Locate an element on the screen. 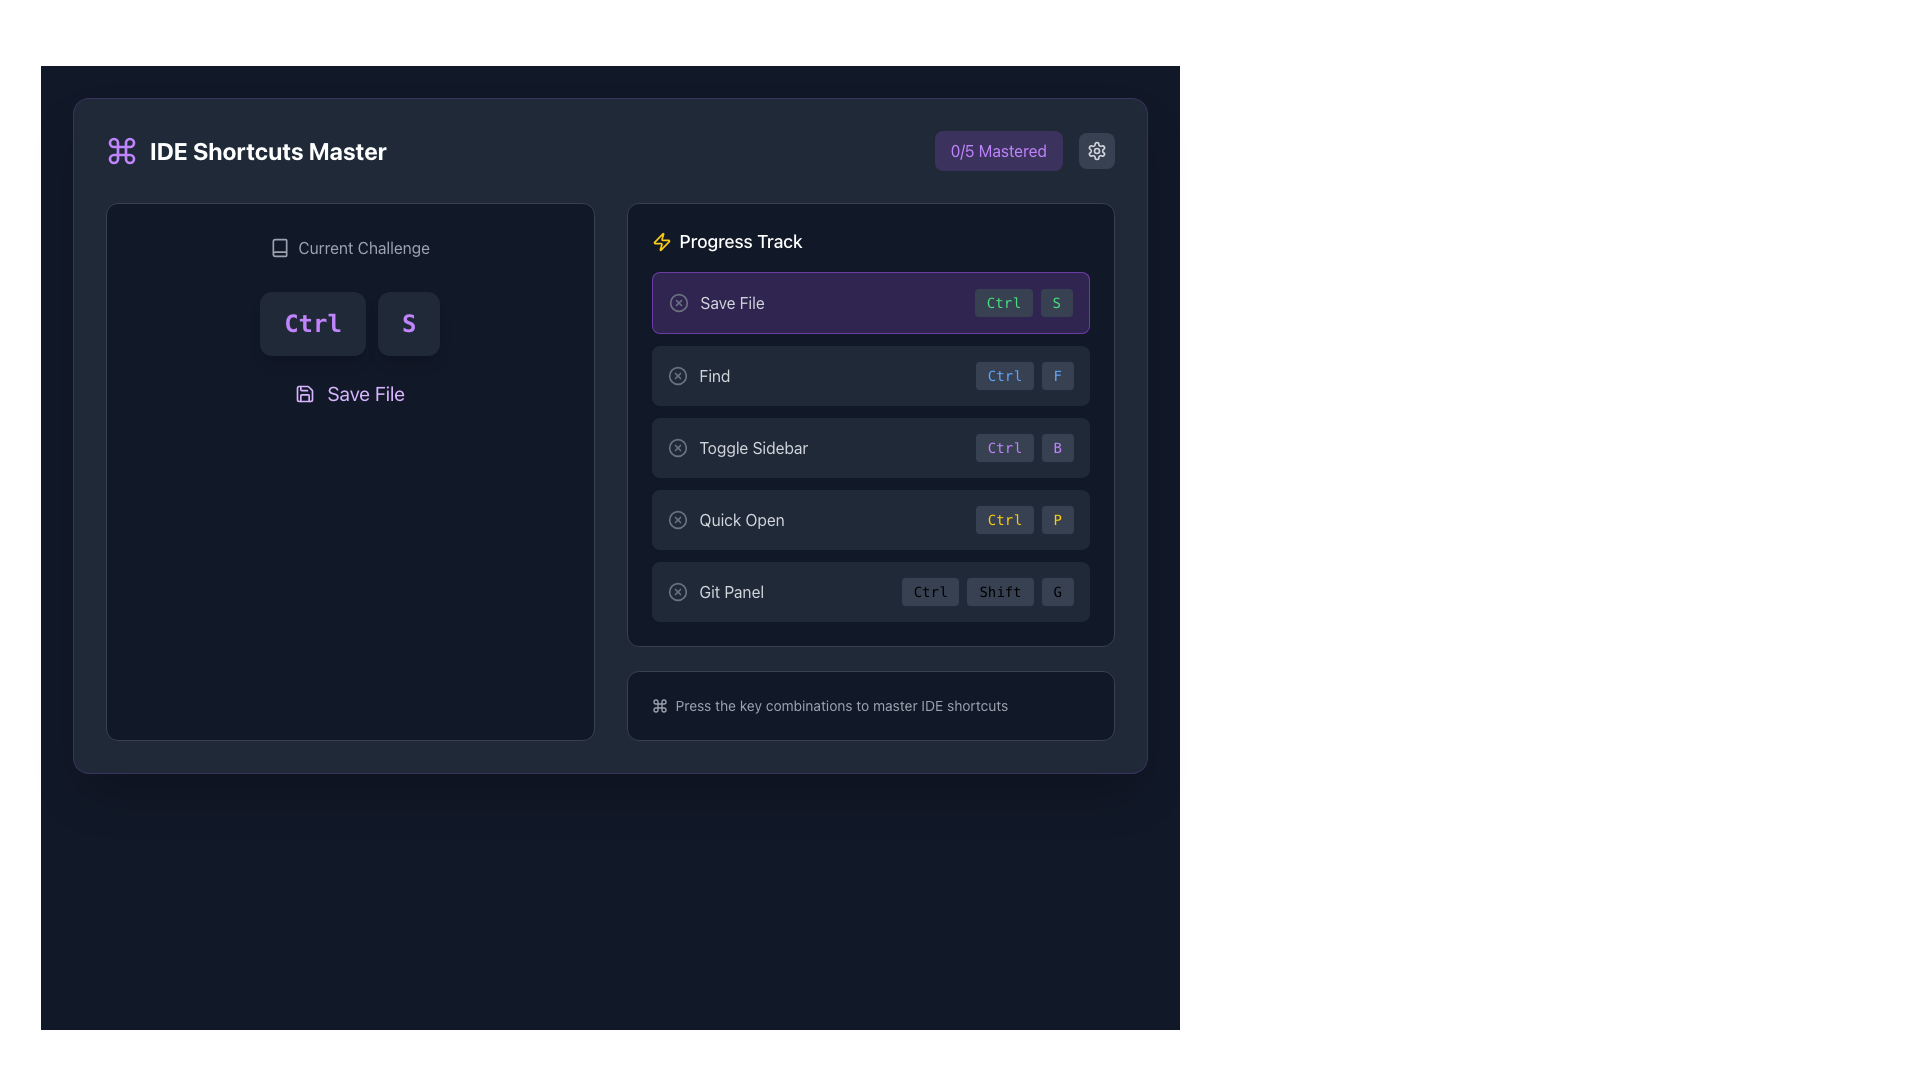 This screenshot has width=1920, height=1080. the keyboard shortcut key element located to the right of the 'Ctrl' button, which indicates a keyboard shortcut action is located at coordinates (1056, 446).